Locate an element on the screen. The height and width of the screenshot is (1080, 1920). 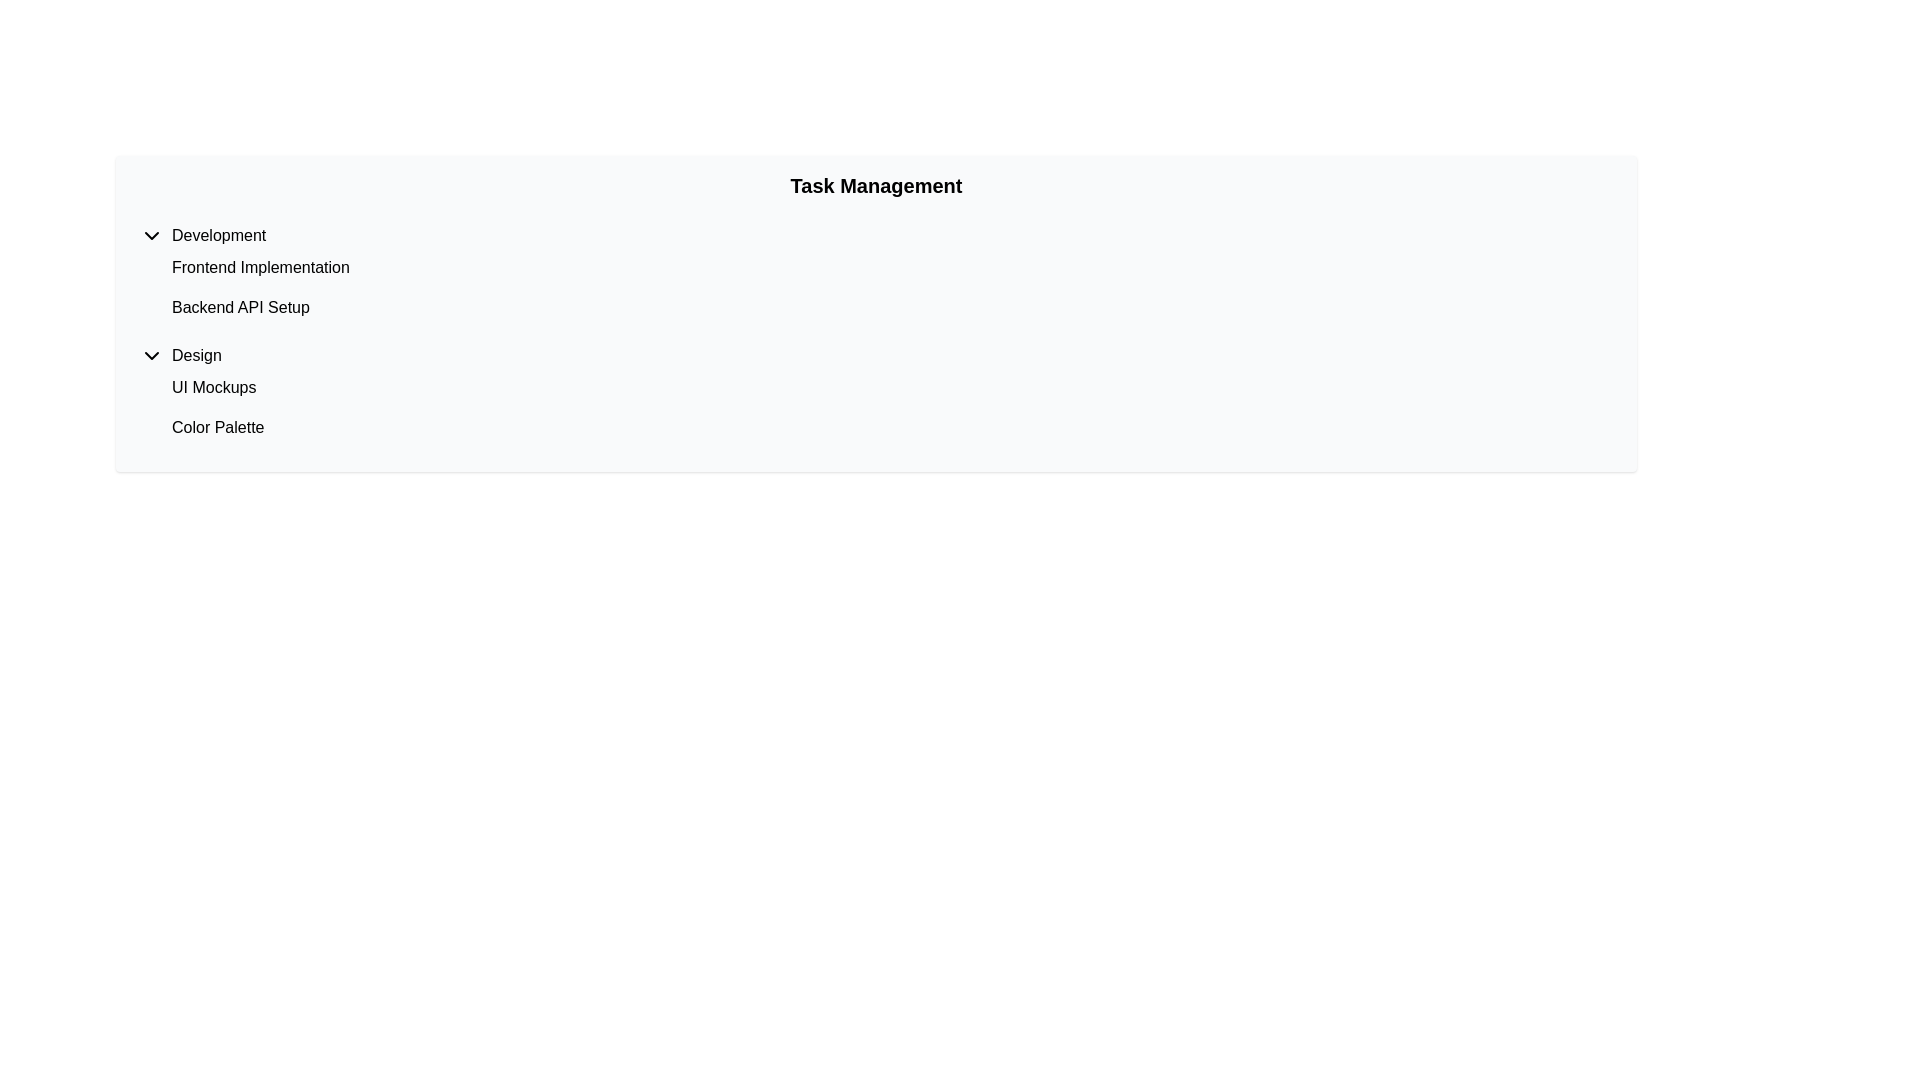
the textual label 'UI Mockups', which is the first item under the 'Design' section in a list format is located at coordinates (214, 388).